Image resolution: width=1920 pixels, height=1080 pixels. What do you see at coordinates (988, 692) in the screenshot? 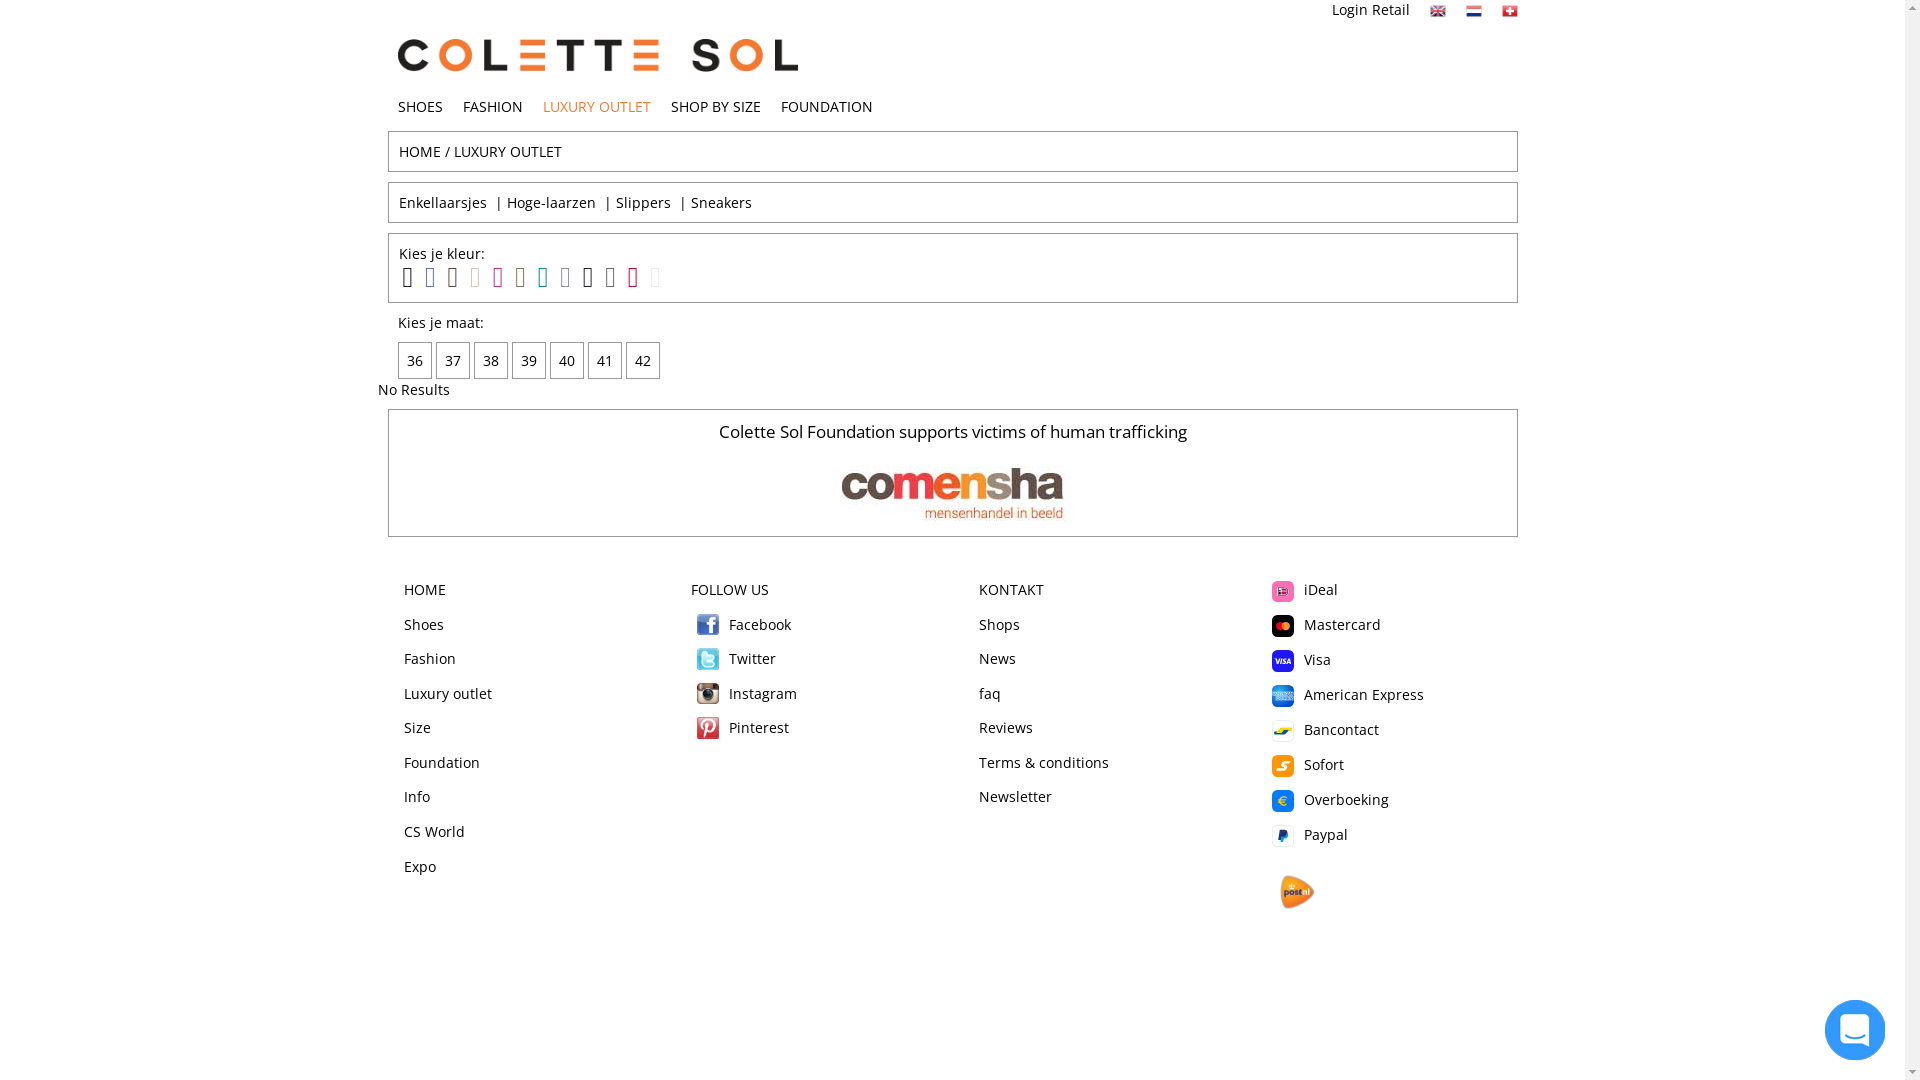
I see `'faq'` at bounding box center [988, 692].